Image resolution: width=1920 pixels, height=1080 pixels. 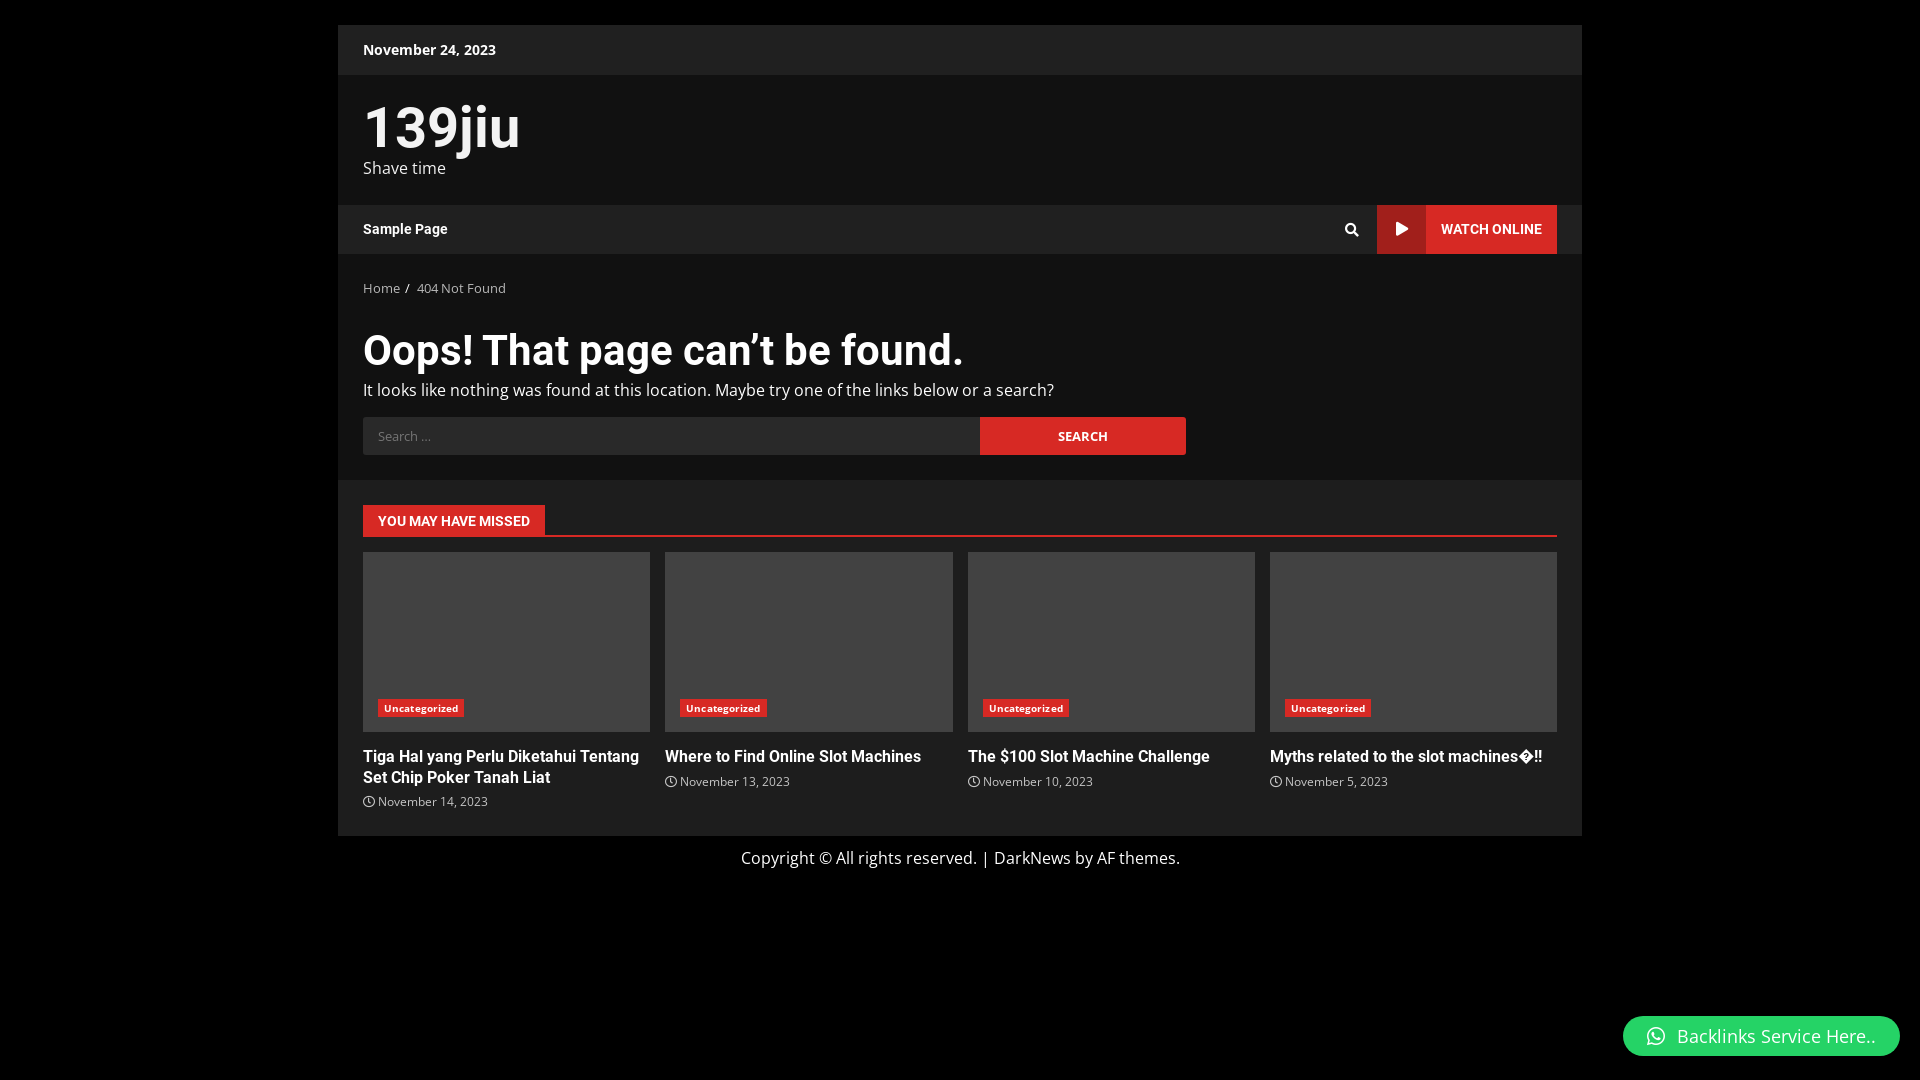 I want to click on 'The $100 Slot Machine Challenge', so click(x=1088, y=756).